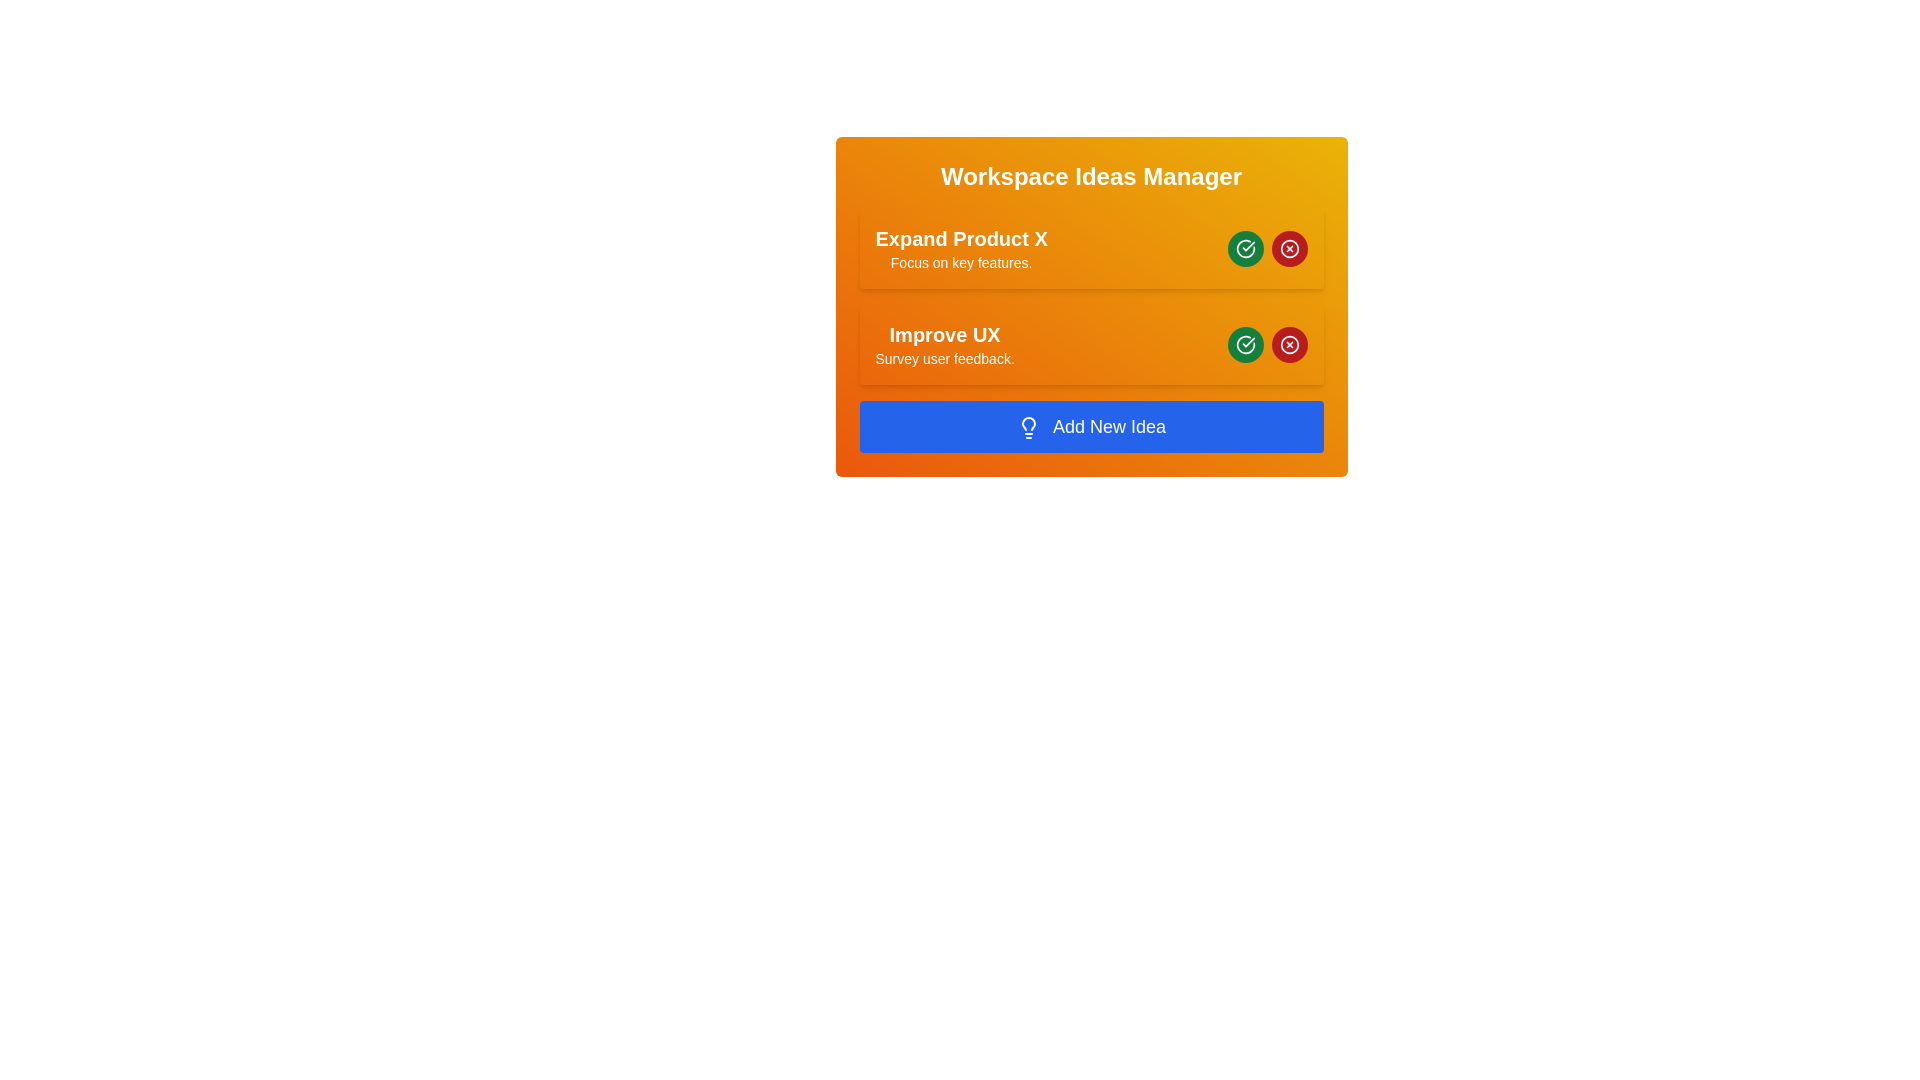 Image resolution: width=1920 pixels, height=1080 pixels. Describe the element at coordinates (961, 261) in the screenshot. I see `the Text label located below 'Expand Product X' in the top-left quadrant of the interface` at that location.